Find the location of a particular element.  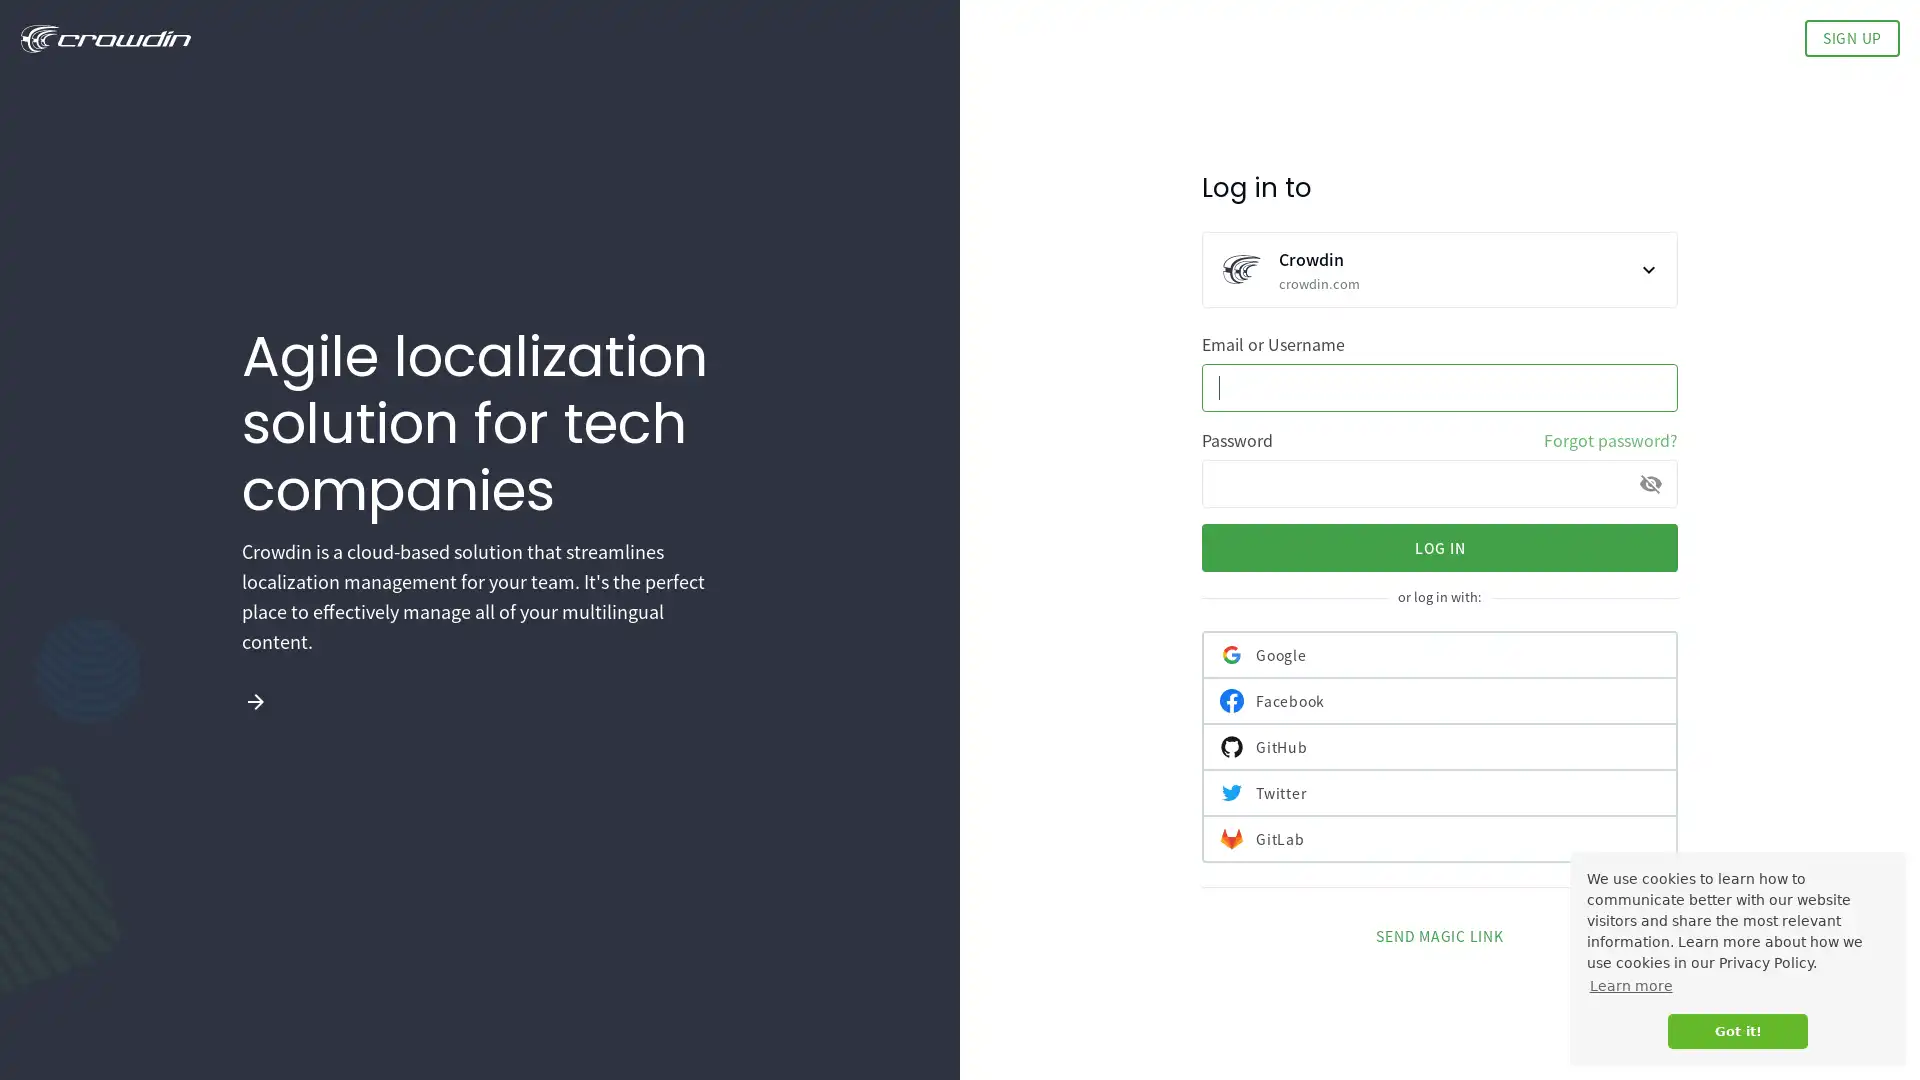

LOG IN is located at coordinates (1440, 547).